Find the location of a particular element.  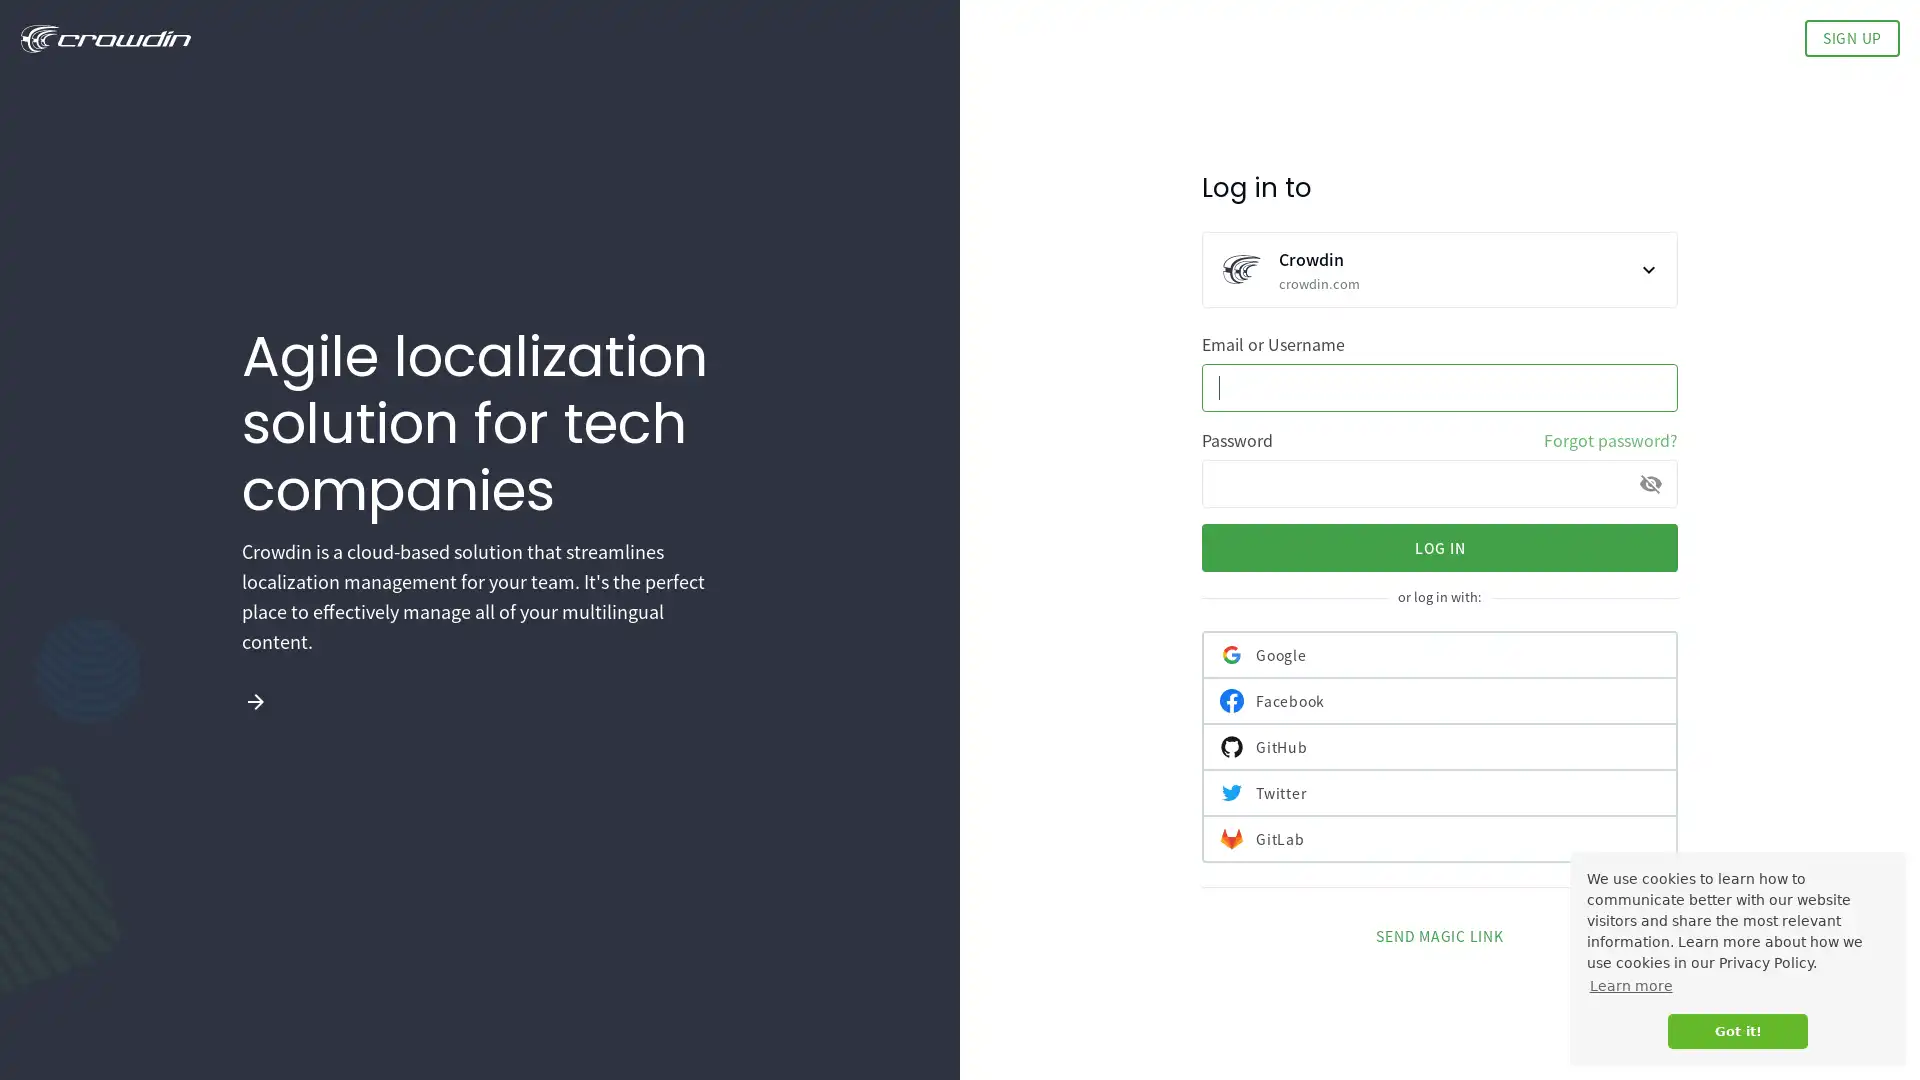

LOG IN is located at coordinates (1440, 547).